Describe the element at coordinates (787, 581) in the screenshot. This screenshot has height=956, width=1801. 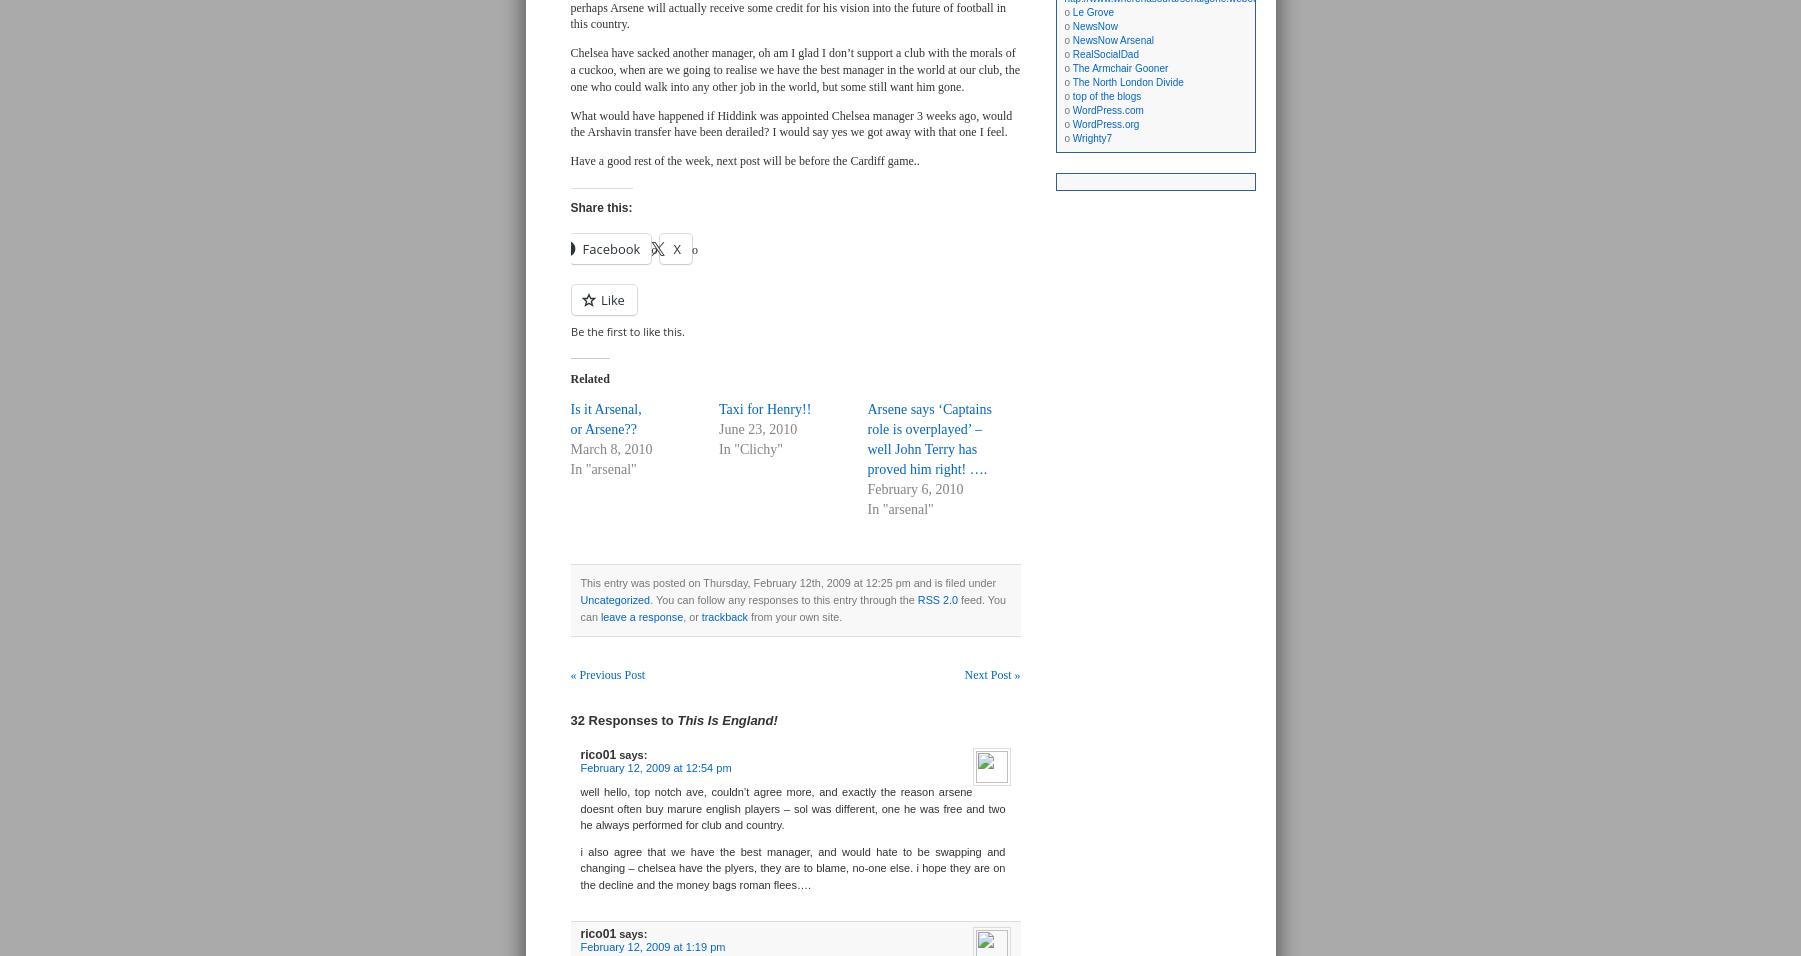
I see `'This entry was posted  on Thursday, February 12th, 2009 at 12:25 pm and is filed under'` at that location.